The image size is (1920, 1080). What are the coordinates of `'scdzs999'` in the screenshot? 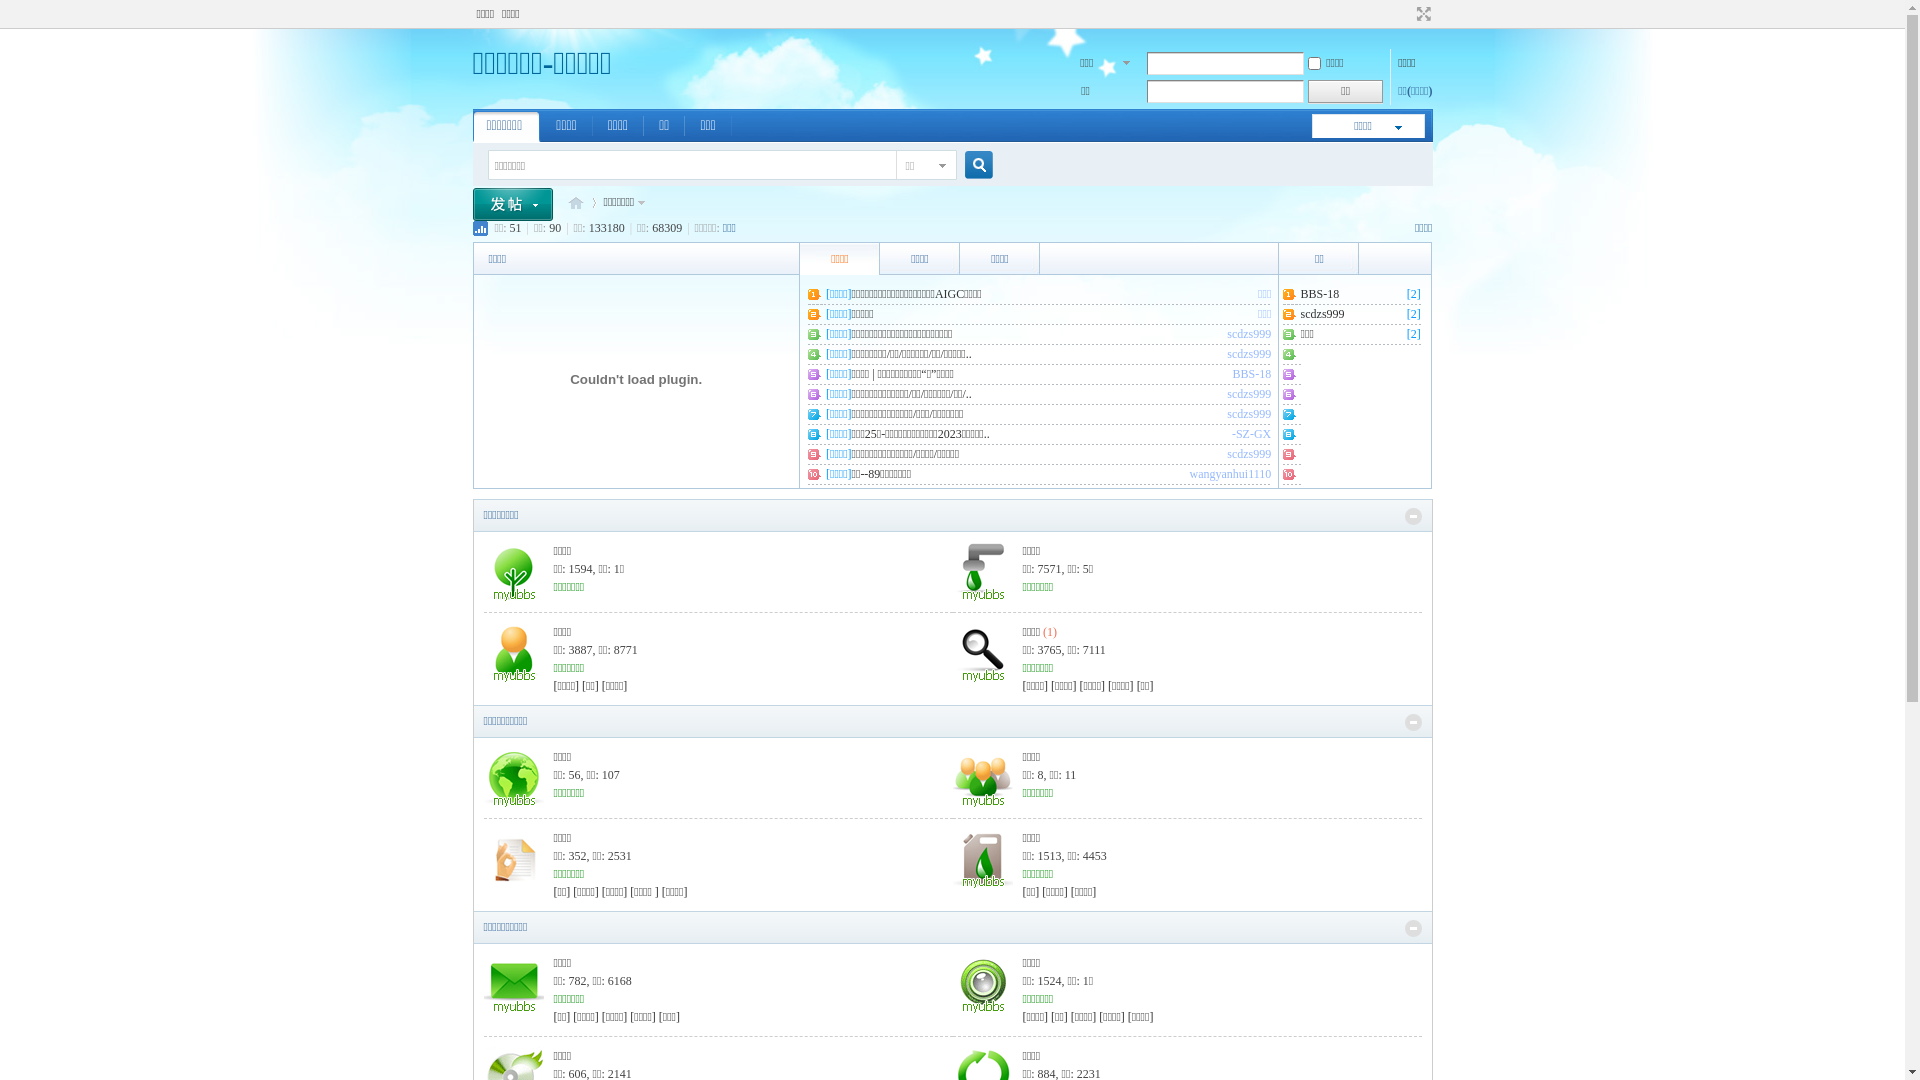 It's located at (1226, 454).